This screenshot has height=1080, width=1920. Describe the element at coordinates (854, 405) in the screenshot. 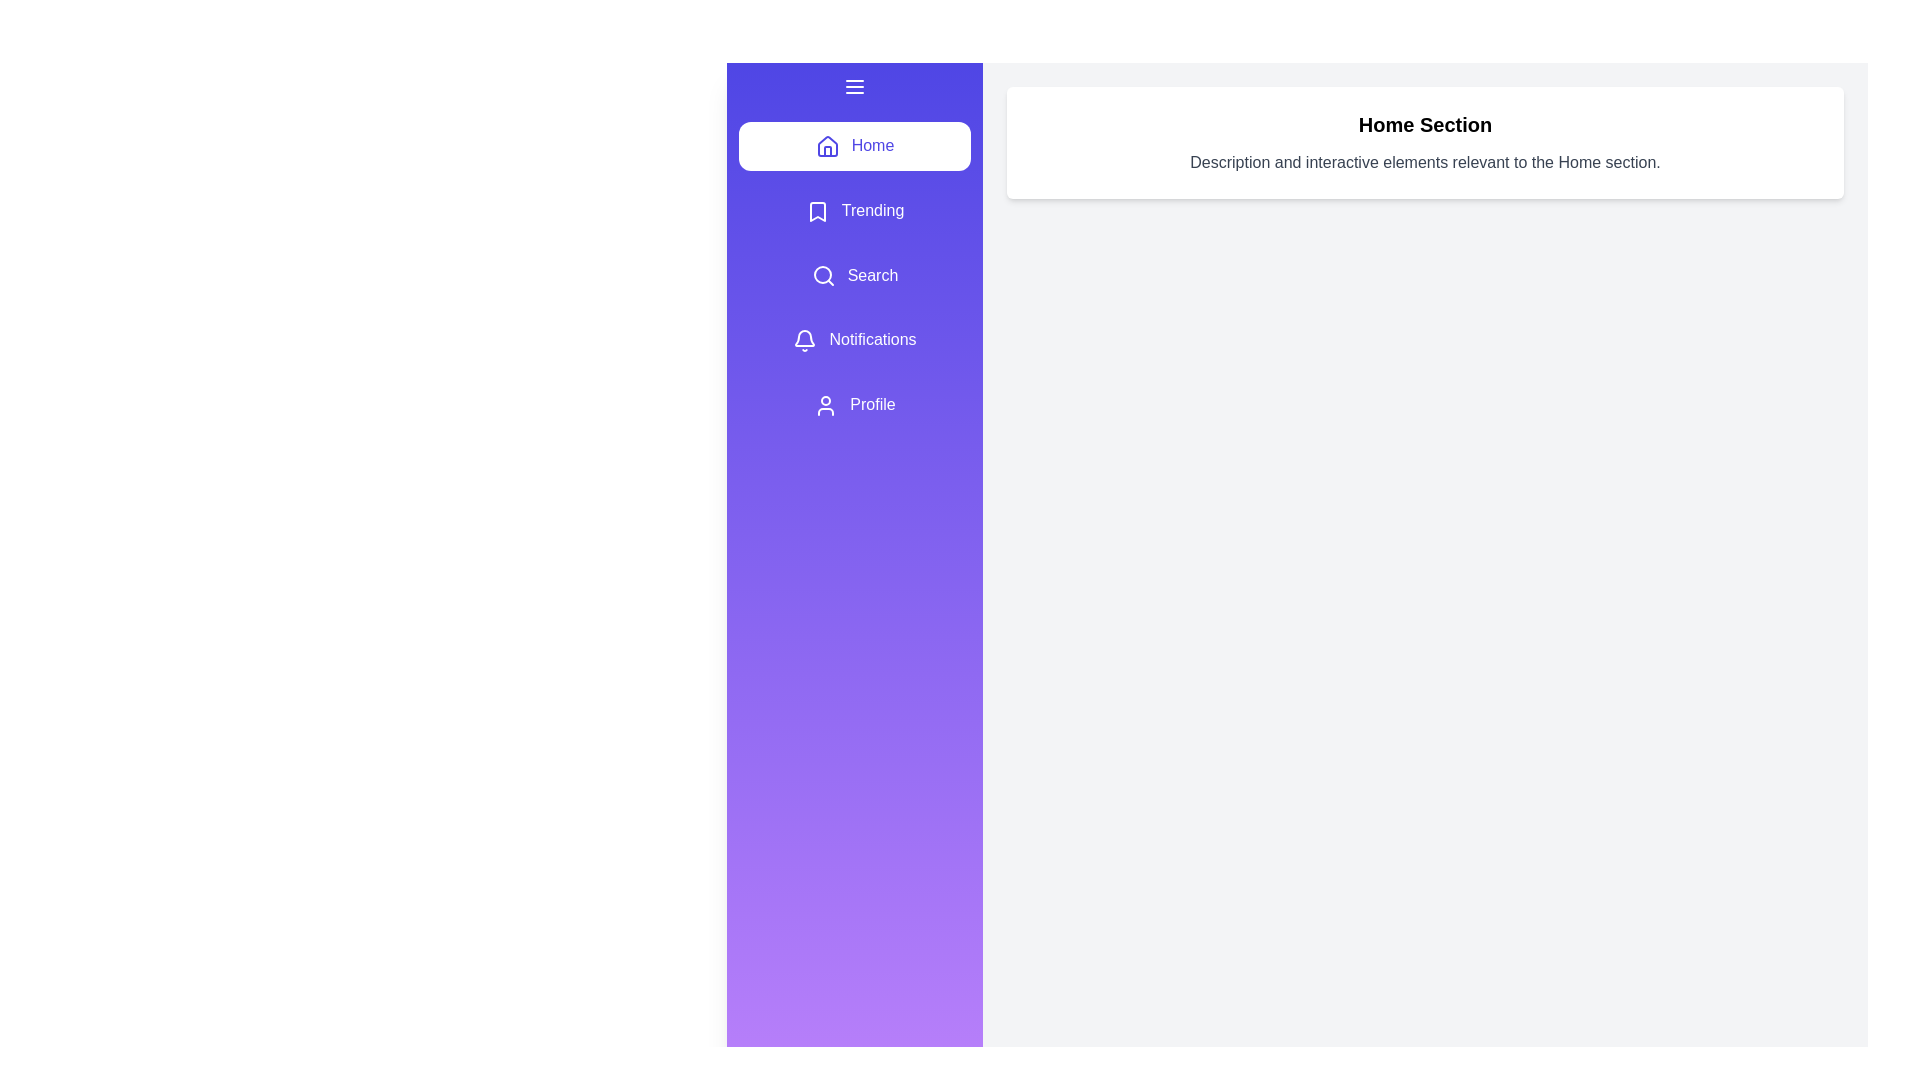

I see `the navigation option labeled Profile to observe the hover effect` at that location.